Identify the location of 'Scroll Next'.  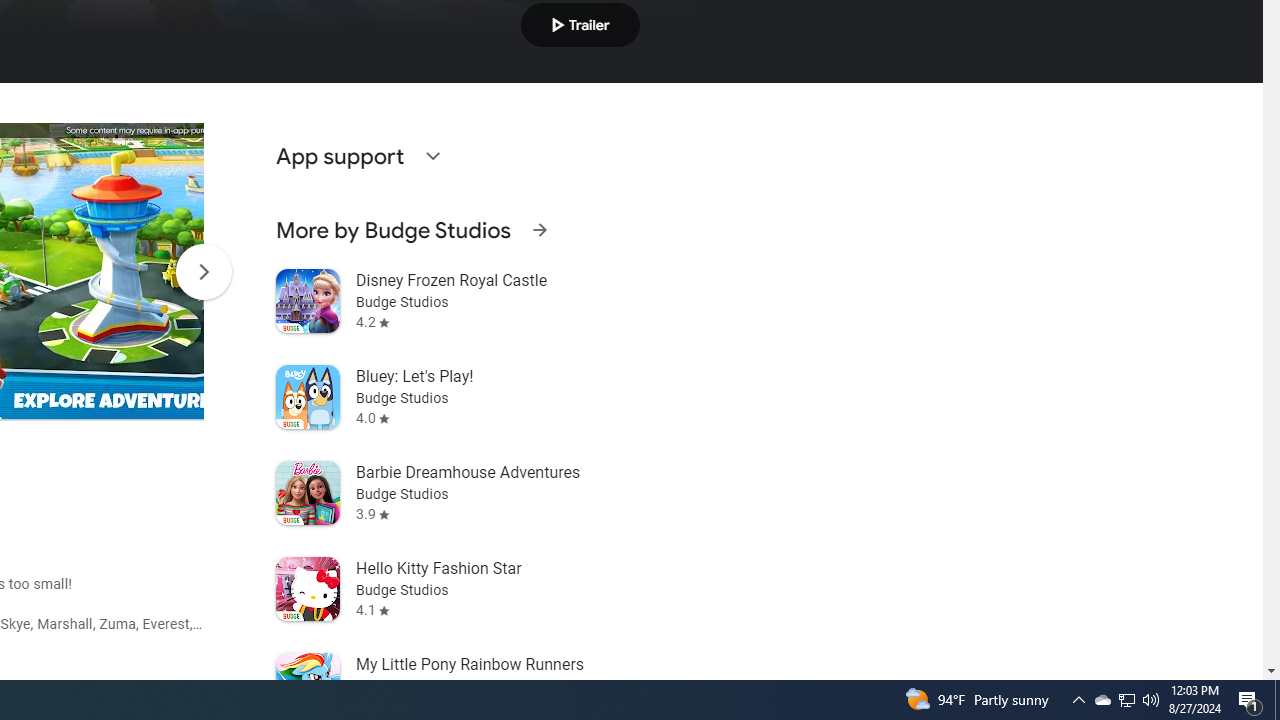
(203, 272).